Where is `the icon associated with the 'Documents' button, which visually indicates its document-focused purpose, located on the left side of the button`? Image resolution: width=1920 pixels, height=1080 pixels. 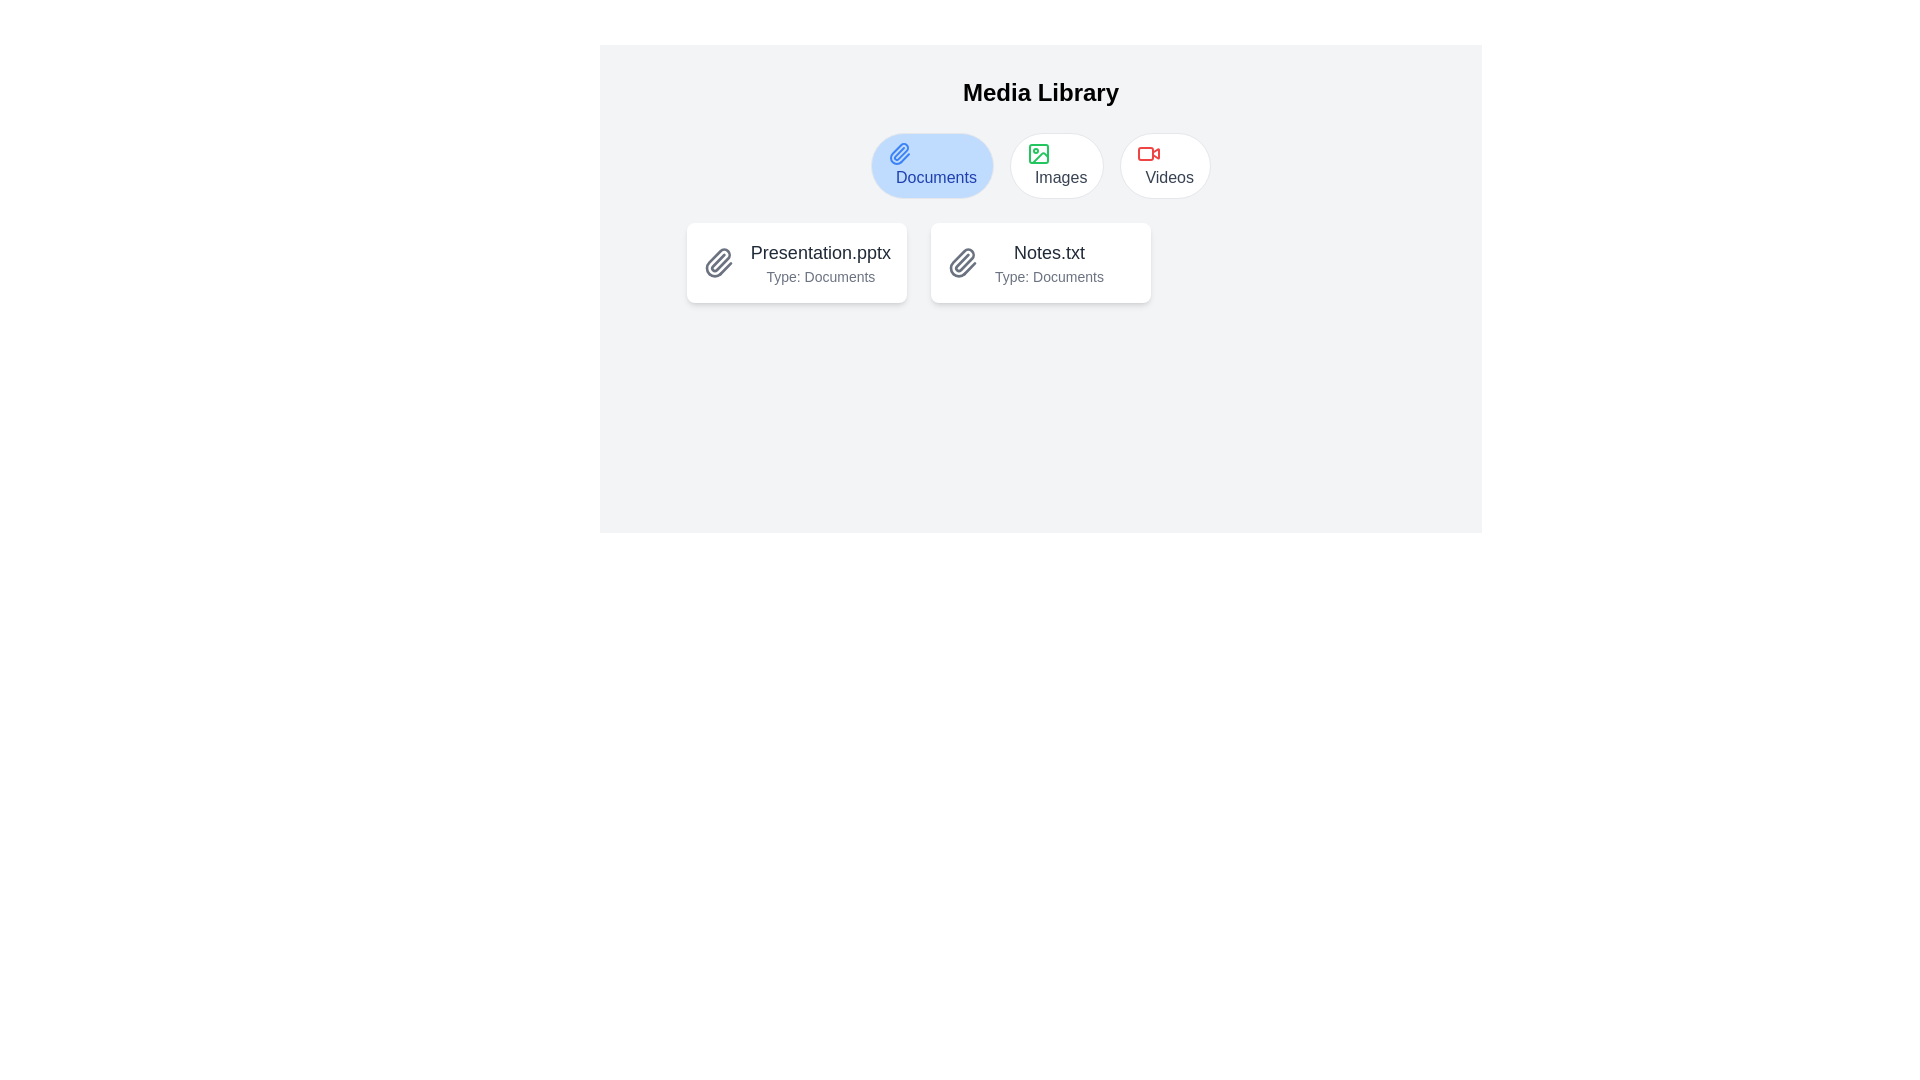 the icon associated with the 'Documents' button, which visually indicates its document-focused purpose, located on the left side of the button is located at coordinates (898, 153).